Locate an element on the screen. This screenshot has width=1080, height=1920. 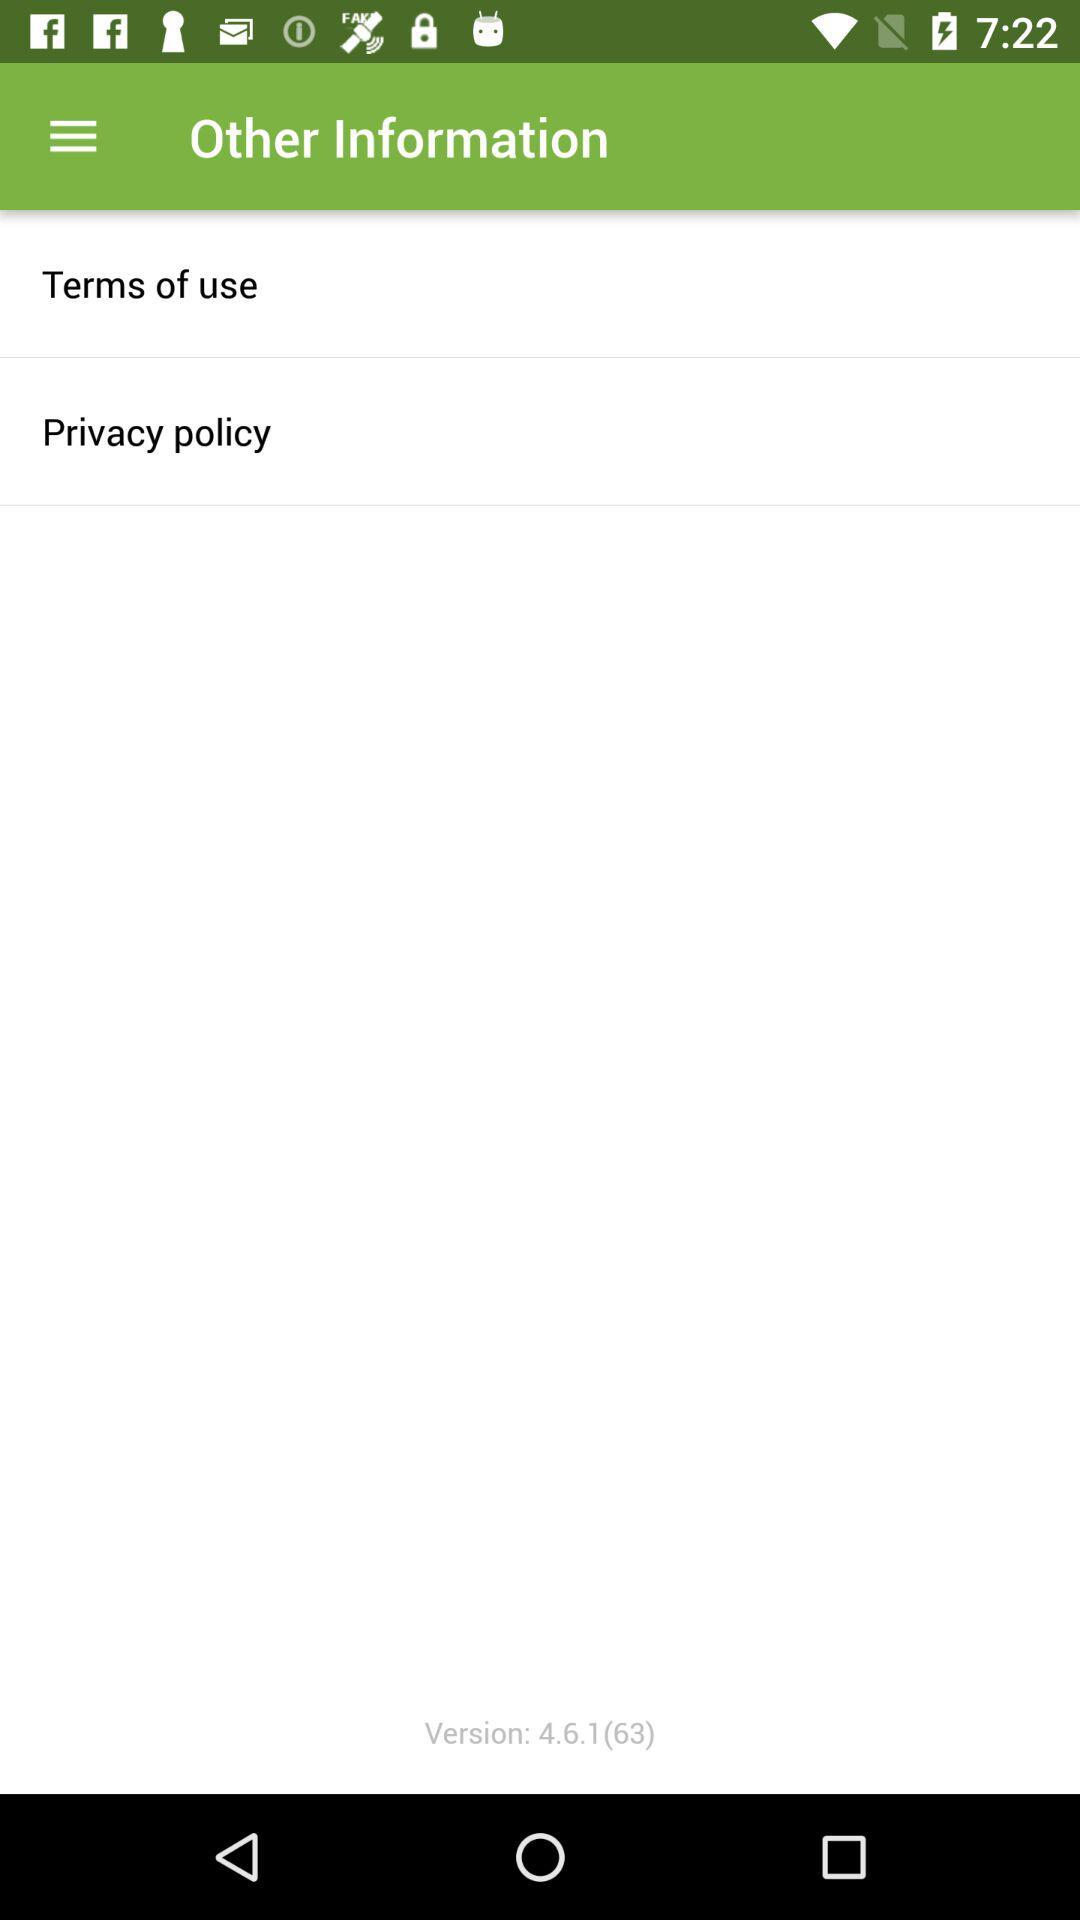
tap for menu options is located at coordinates (72, 135).